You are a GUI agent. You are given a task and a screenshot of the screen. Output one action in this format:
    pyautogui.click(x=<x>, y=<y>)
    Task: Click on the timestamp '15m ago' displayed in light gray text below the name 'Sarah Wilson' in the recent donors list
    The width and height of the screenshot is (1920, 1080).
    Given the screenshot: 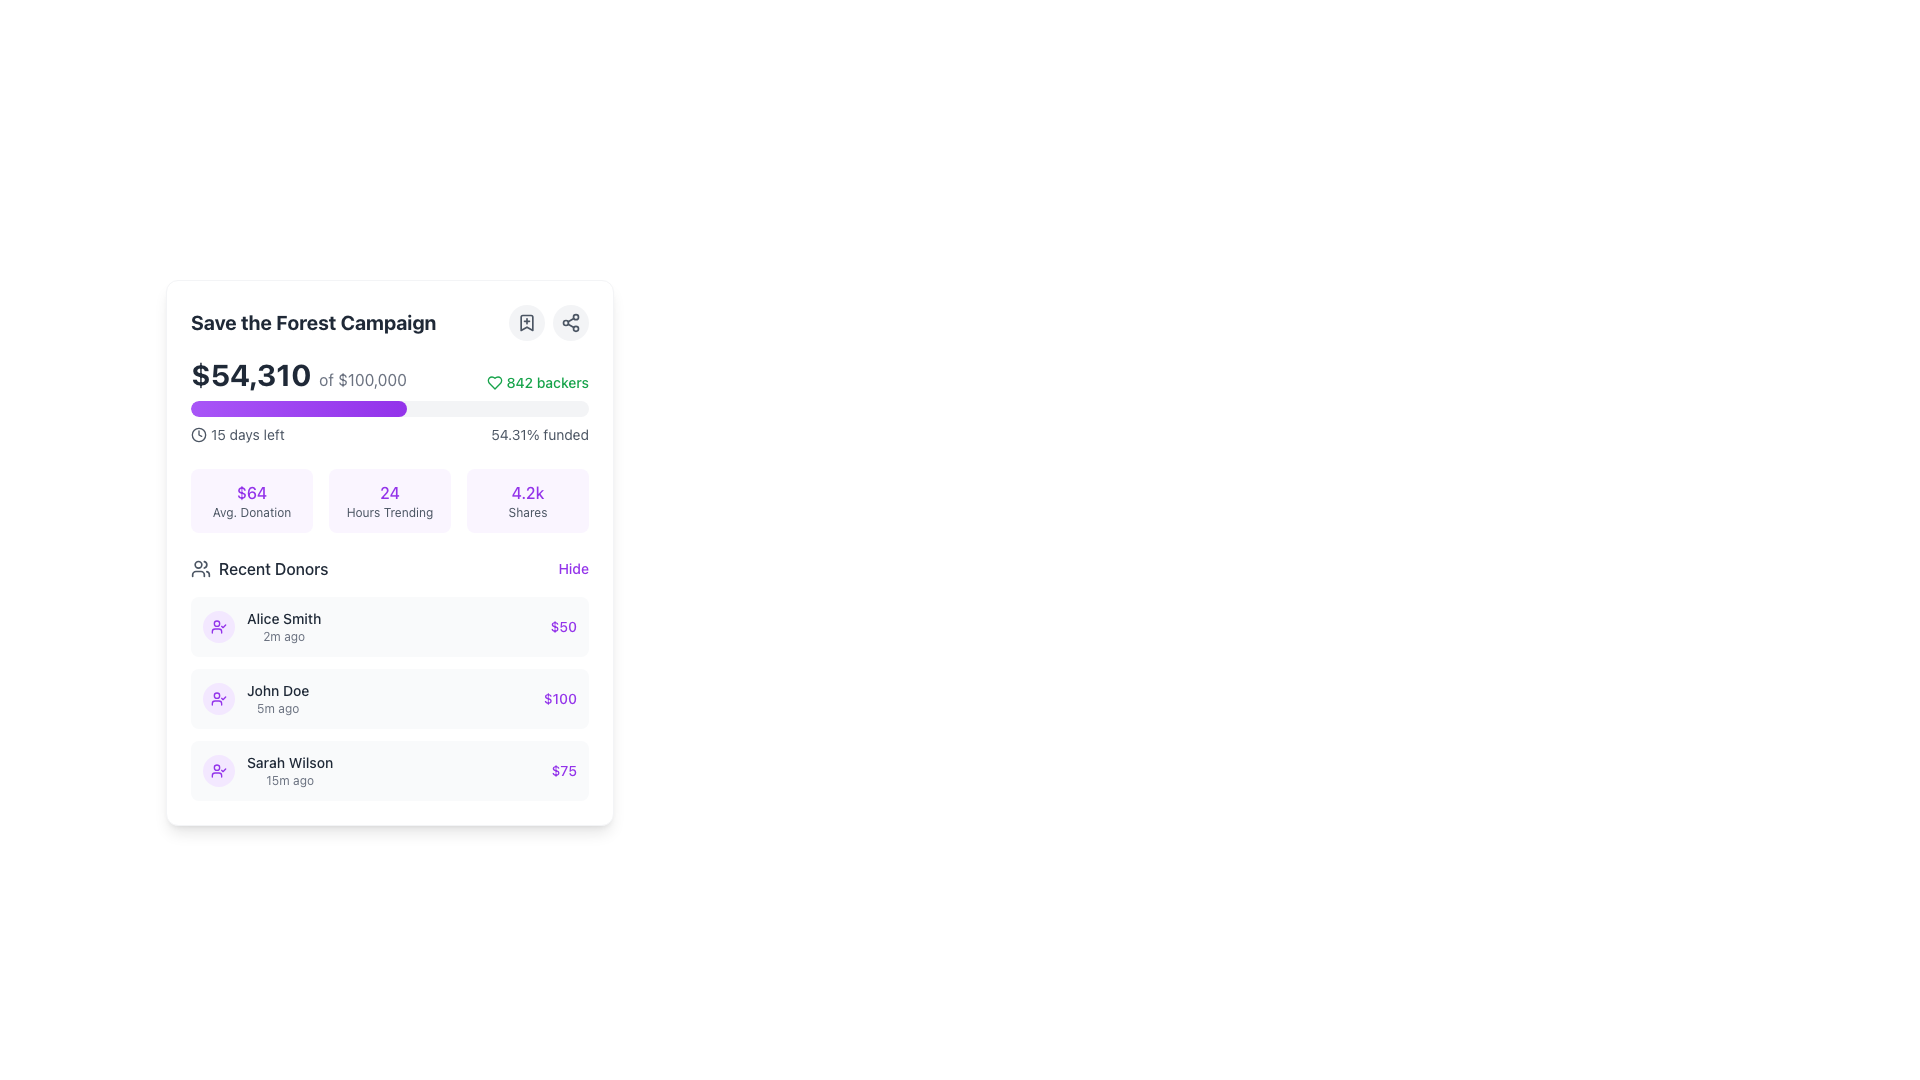 What is the action you would take?
    pyautogui.click(x=289, y=779)
    